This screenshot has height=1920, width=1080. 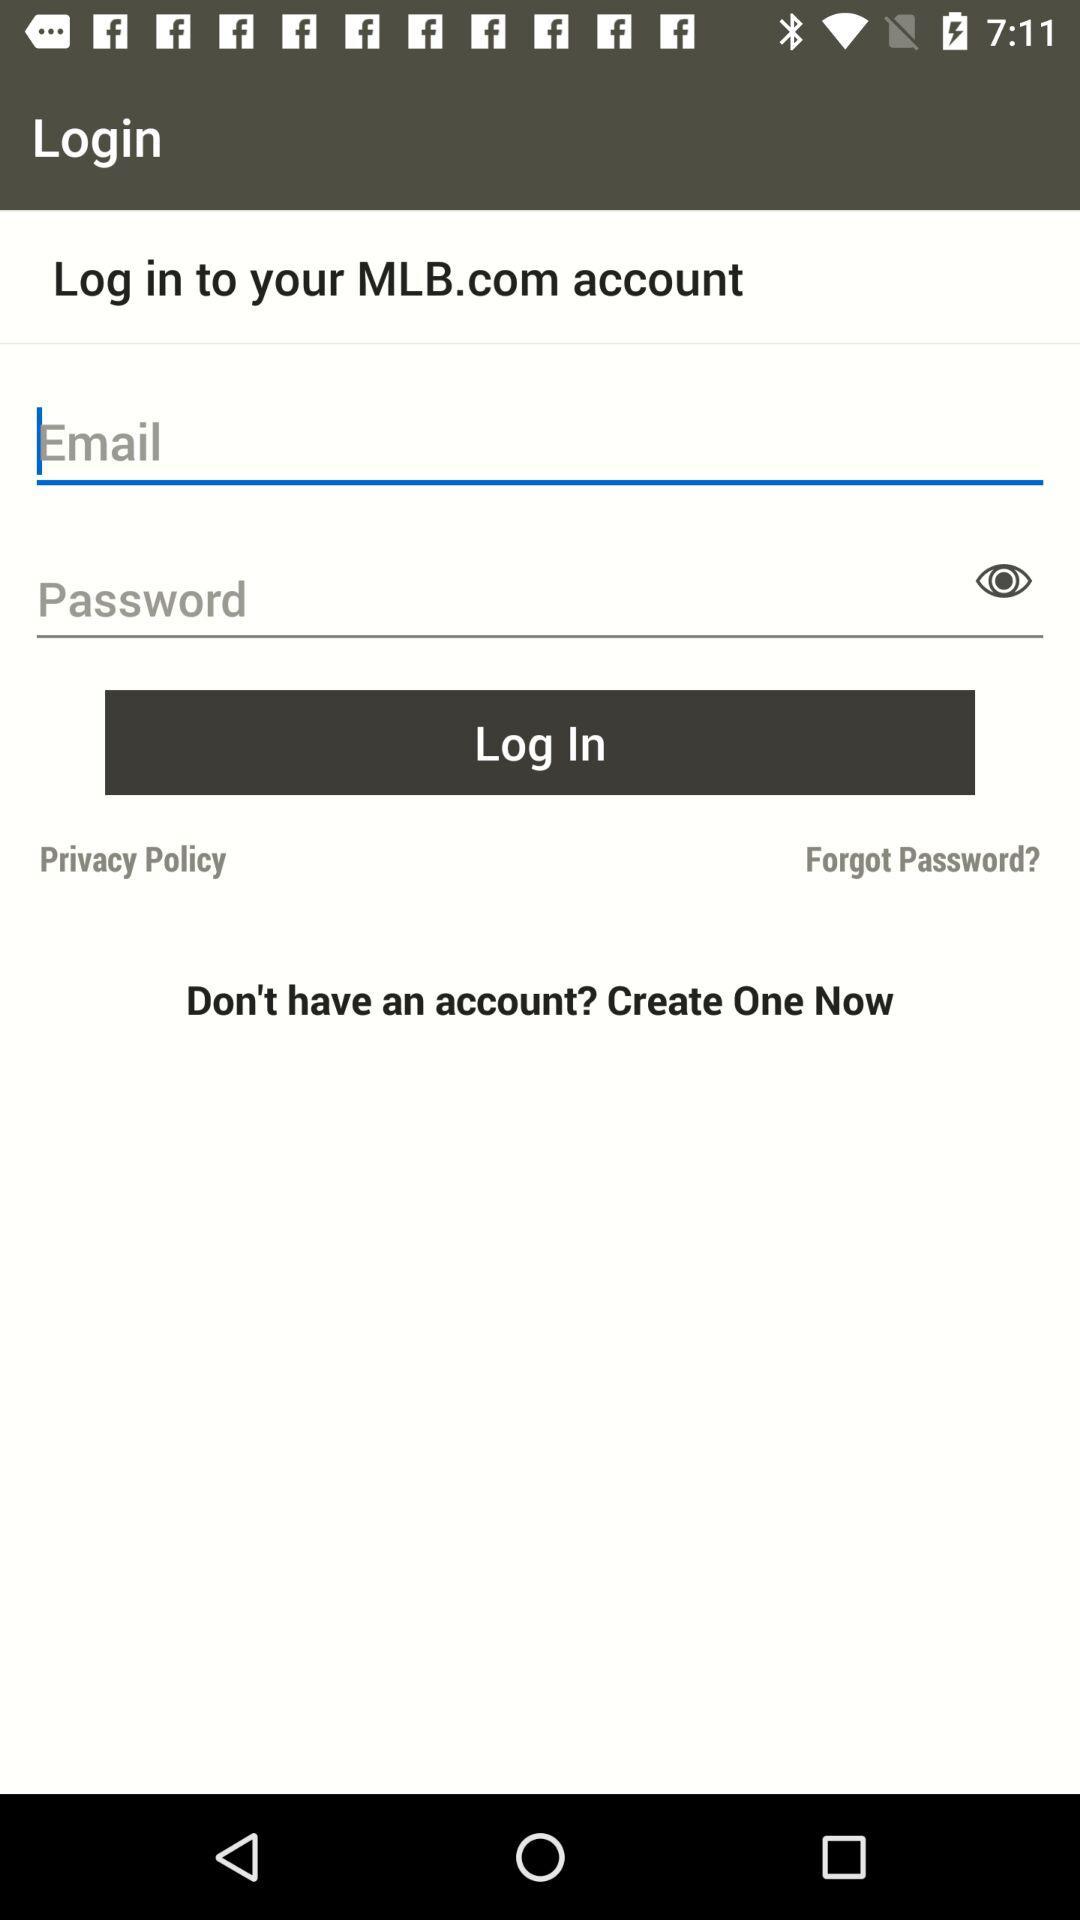 What do you see at coordinates (283, 858) in the screenshot?
I see `privacy policy item` at bounding box center [283, 858].